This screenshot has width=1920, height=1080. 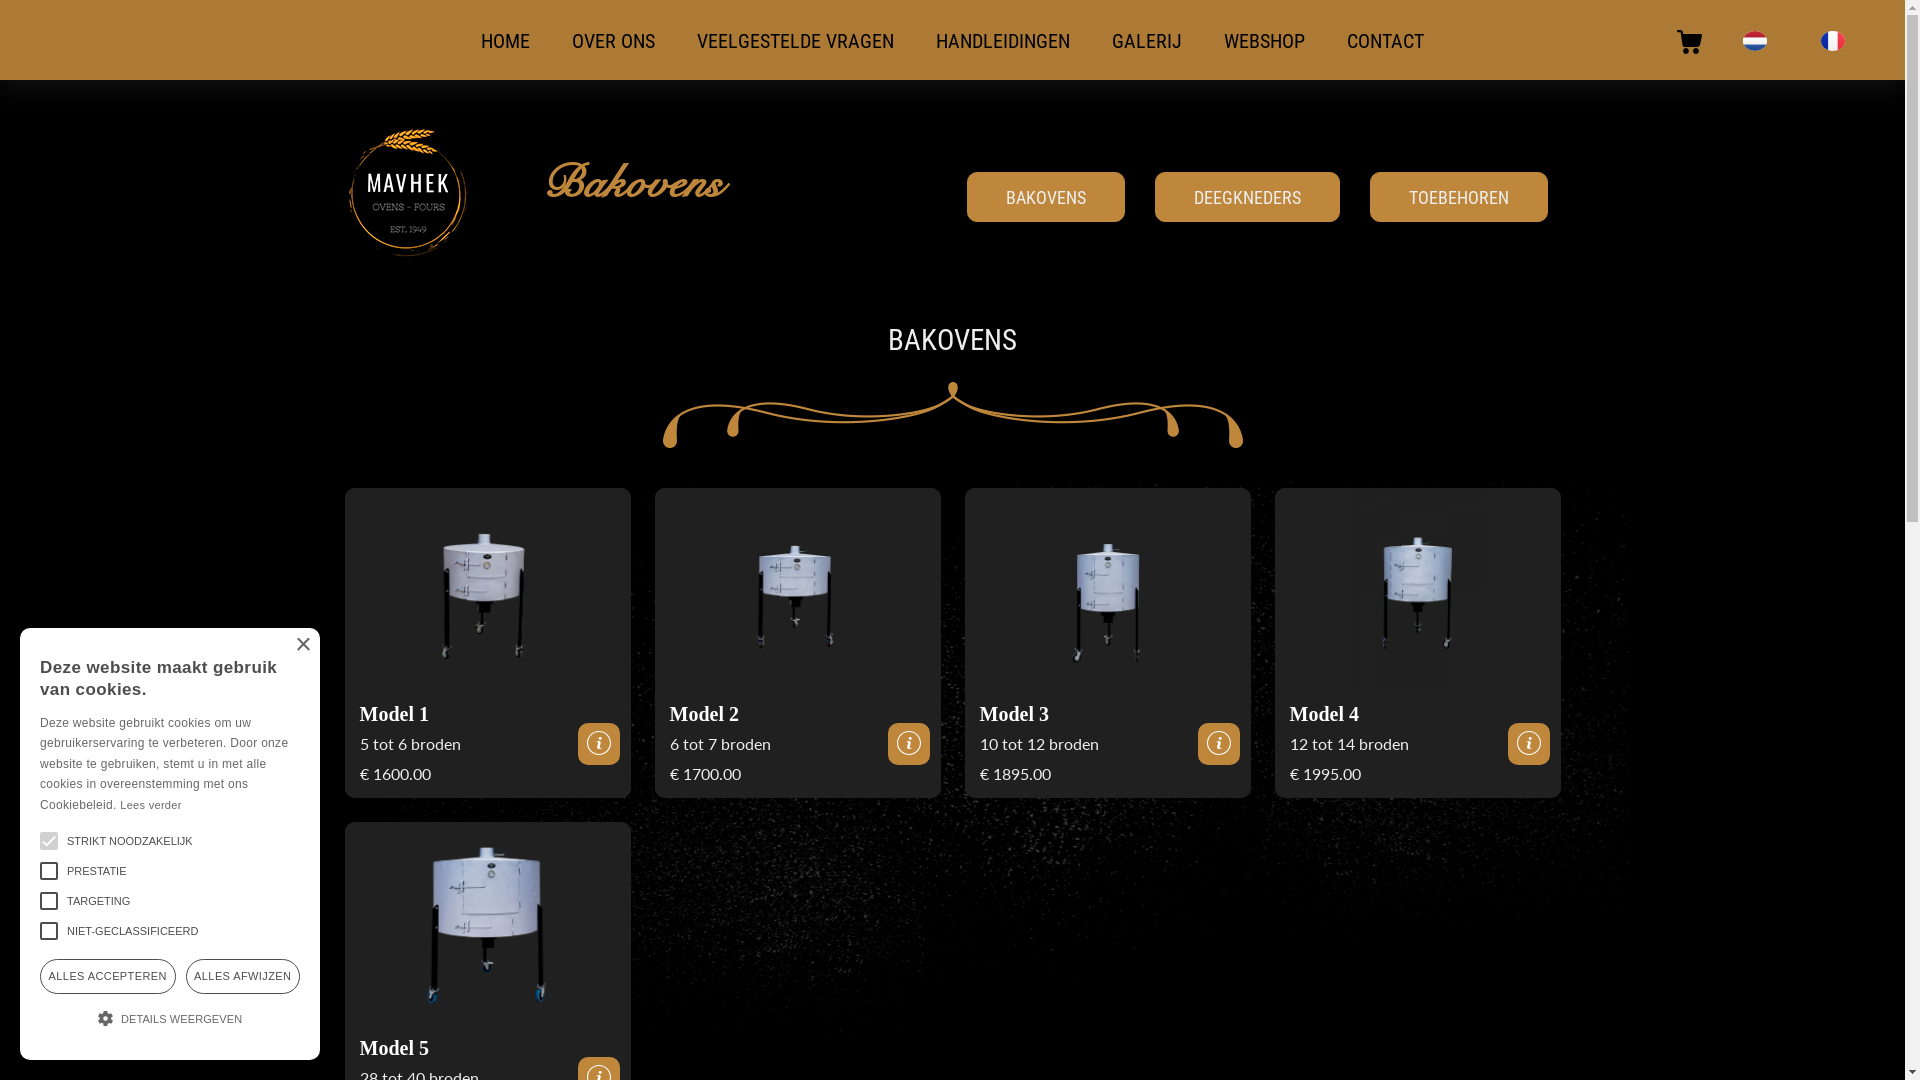 What do you see at coordinates (794, 39) in the screenshot?
I see `'VEELGESTELDE VRAGEN'` at bounding box center [794, 39].